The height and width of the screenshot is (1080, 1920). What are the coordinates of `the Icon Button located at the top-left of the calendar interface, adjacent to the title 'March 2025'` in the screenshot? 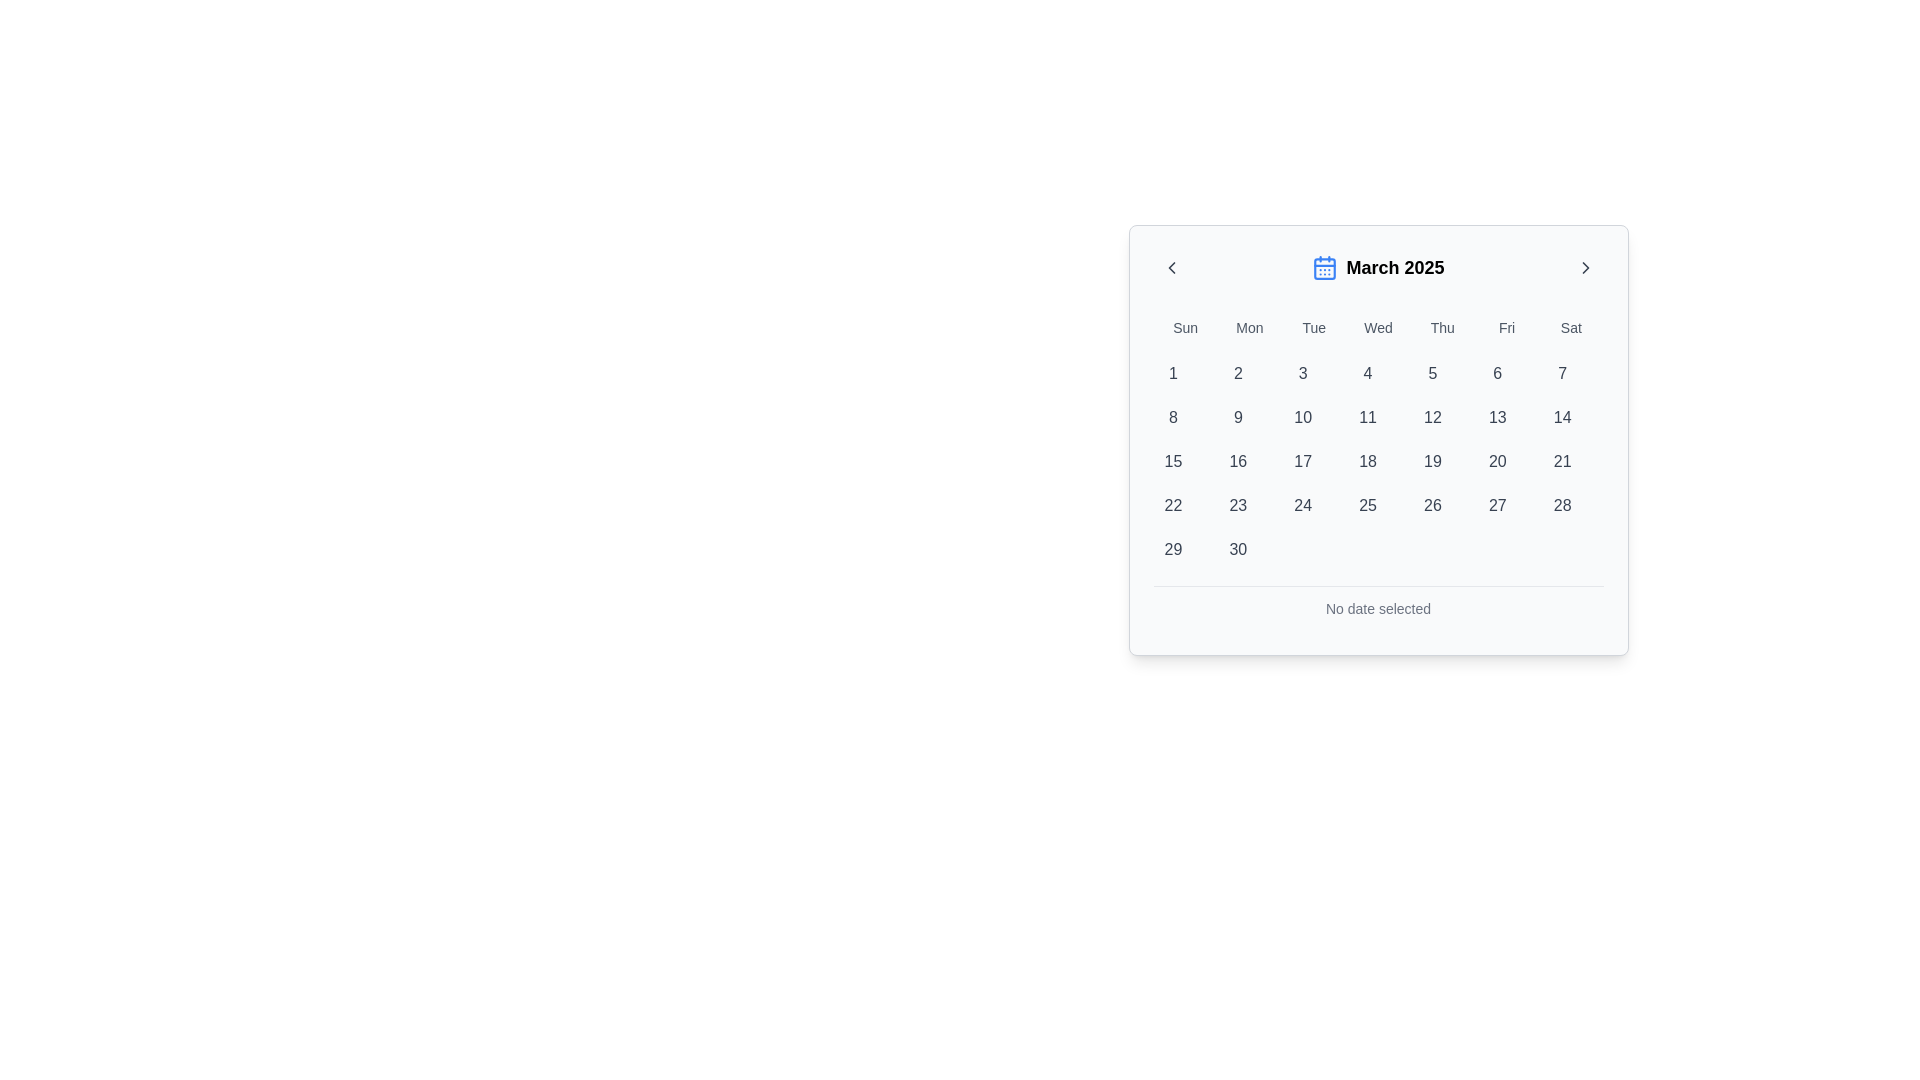 It's located at (1171, 266).